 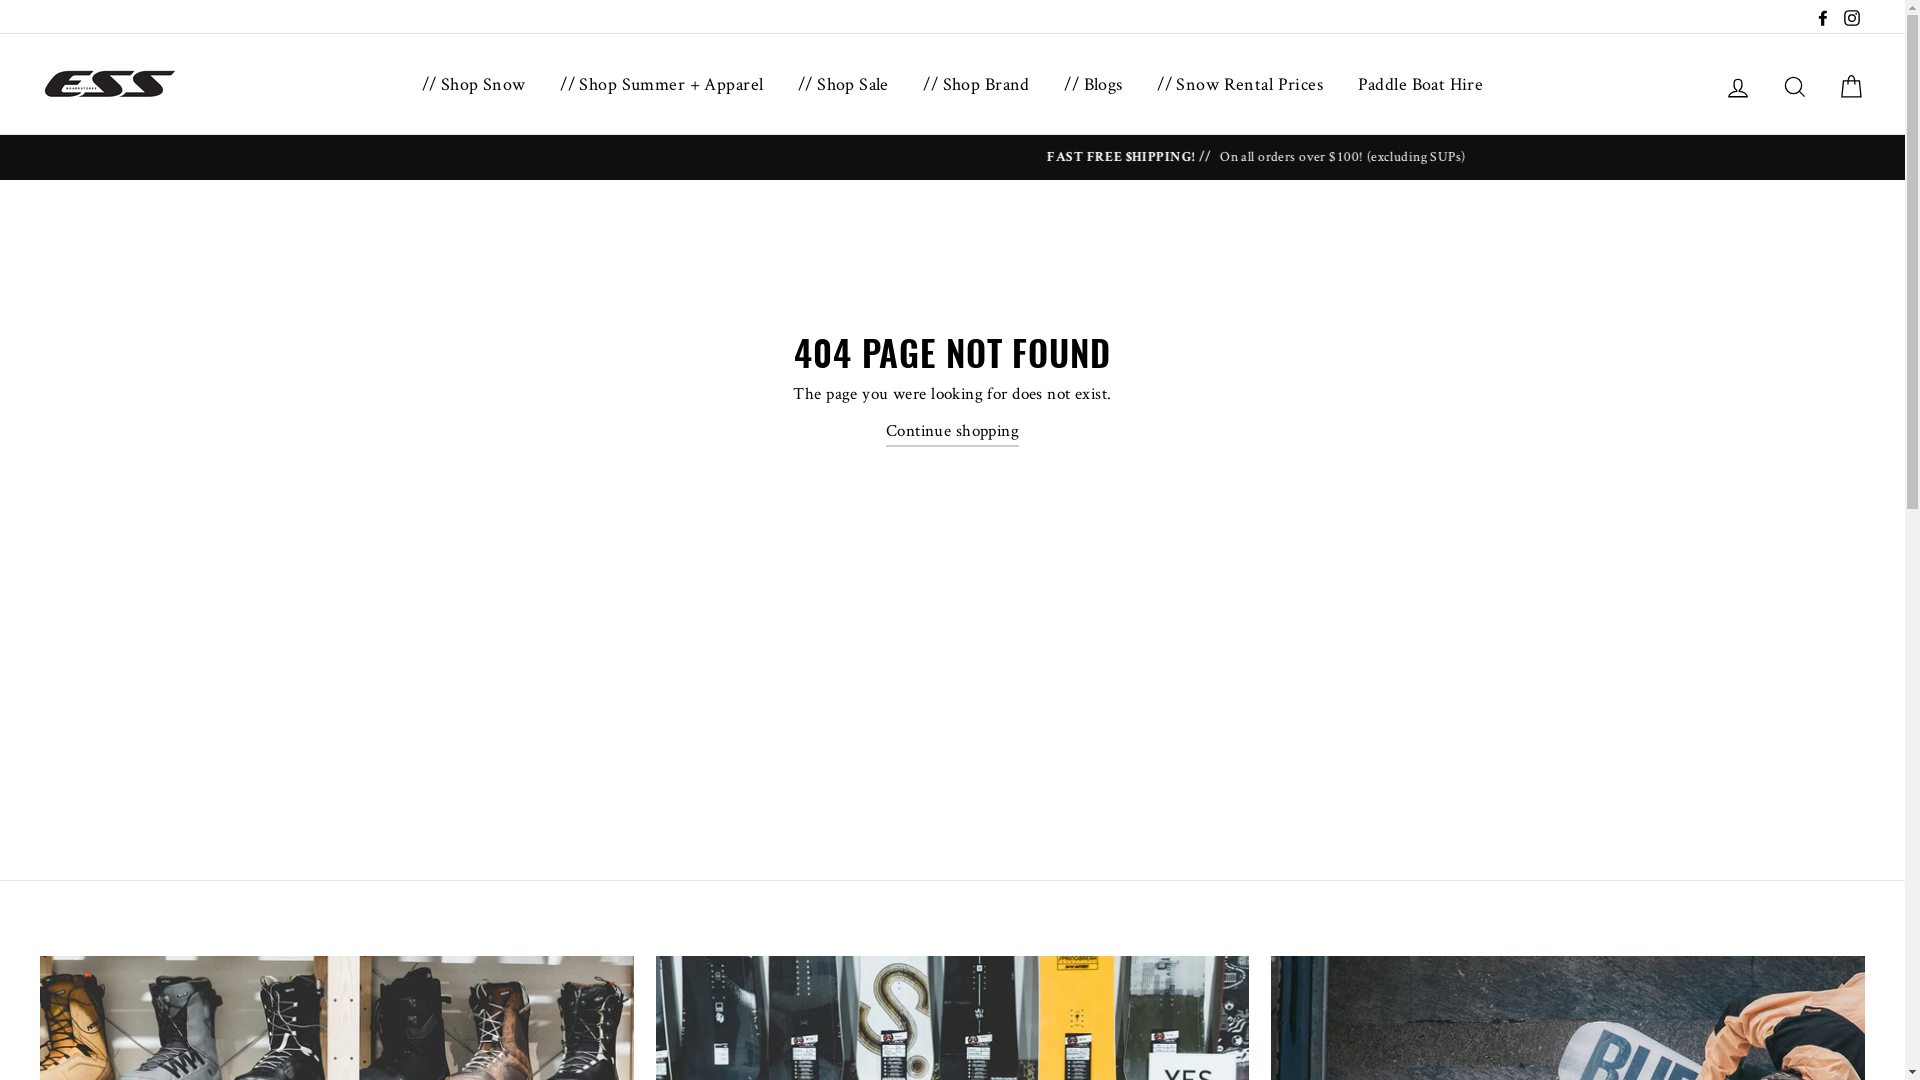 I want to click on 'Skip to content', so click(x=0, y=0).